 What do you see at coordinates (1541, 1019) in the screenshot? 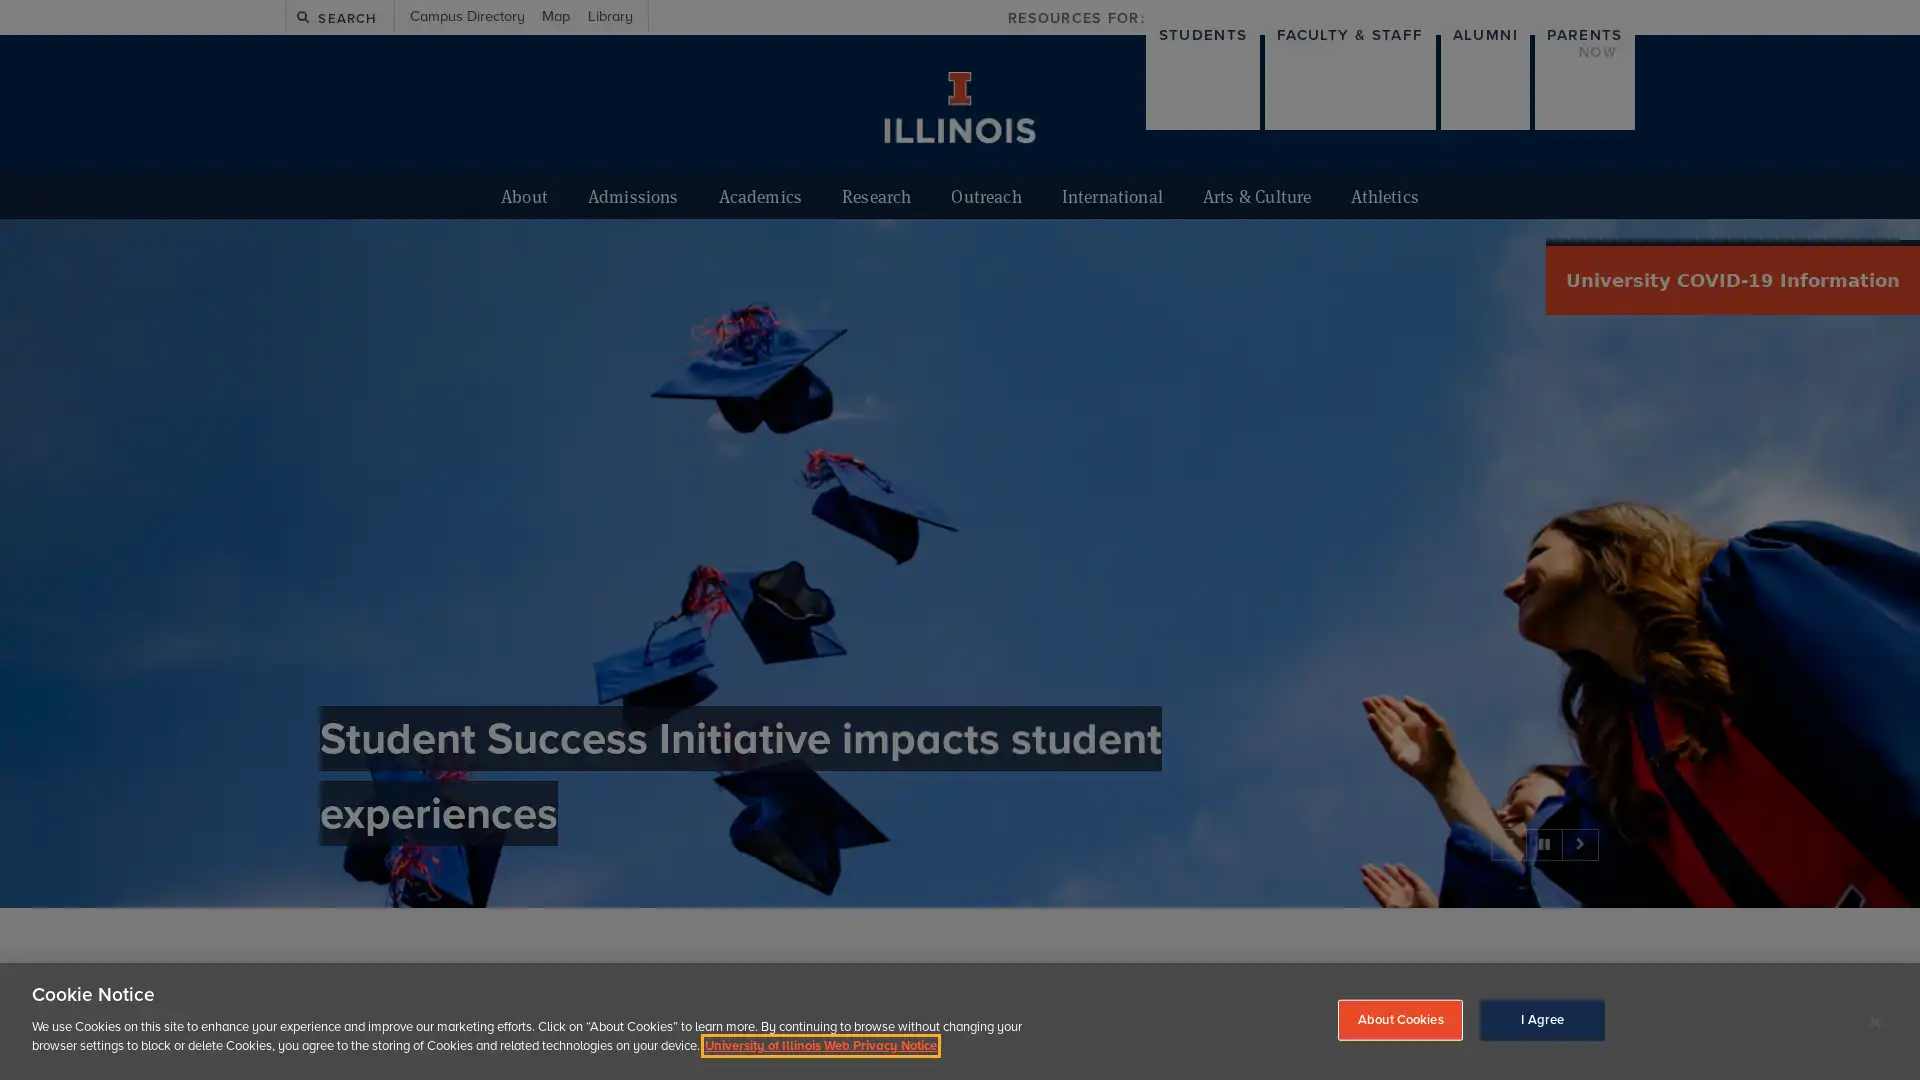
I see `I Agree` at bounding box center [1541, 1019].